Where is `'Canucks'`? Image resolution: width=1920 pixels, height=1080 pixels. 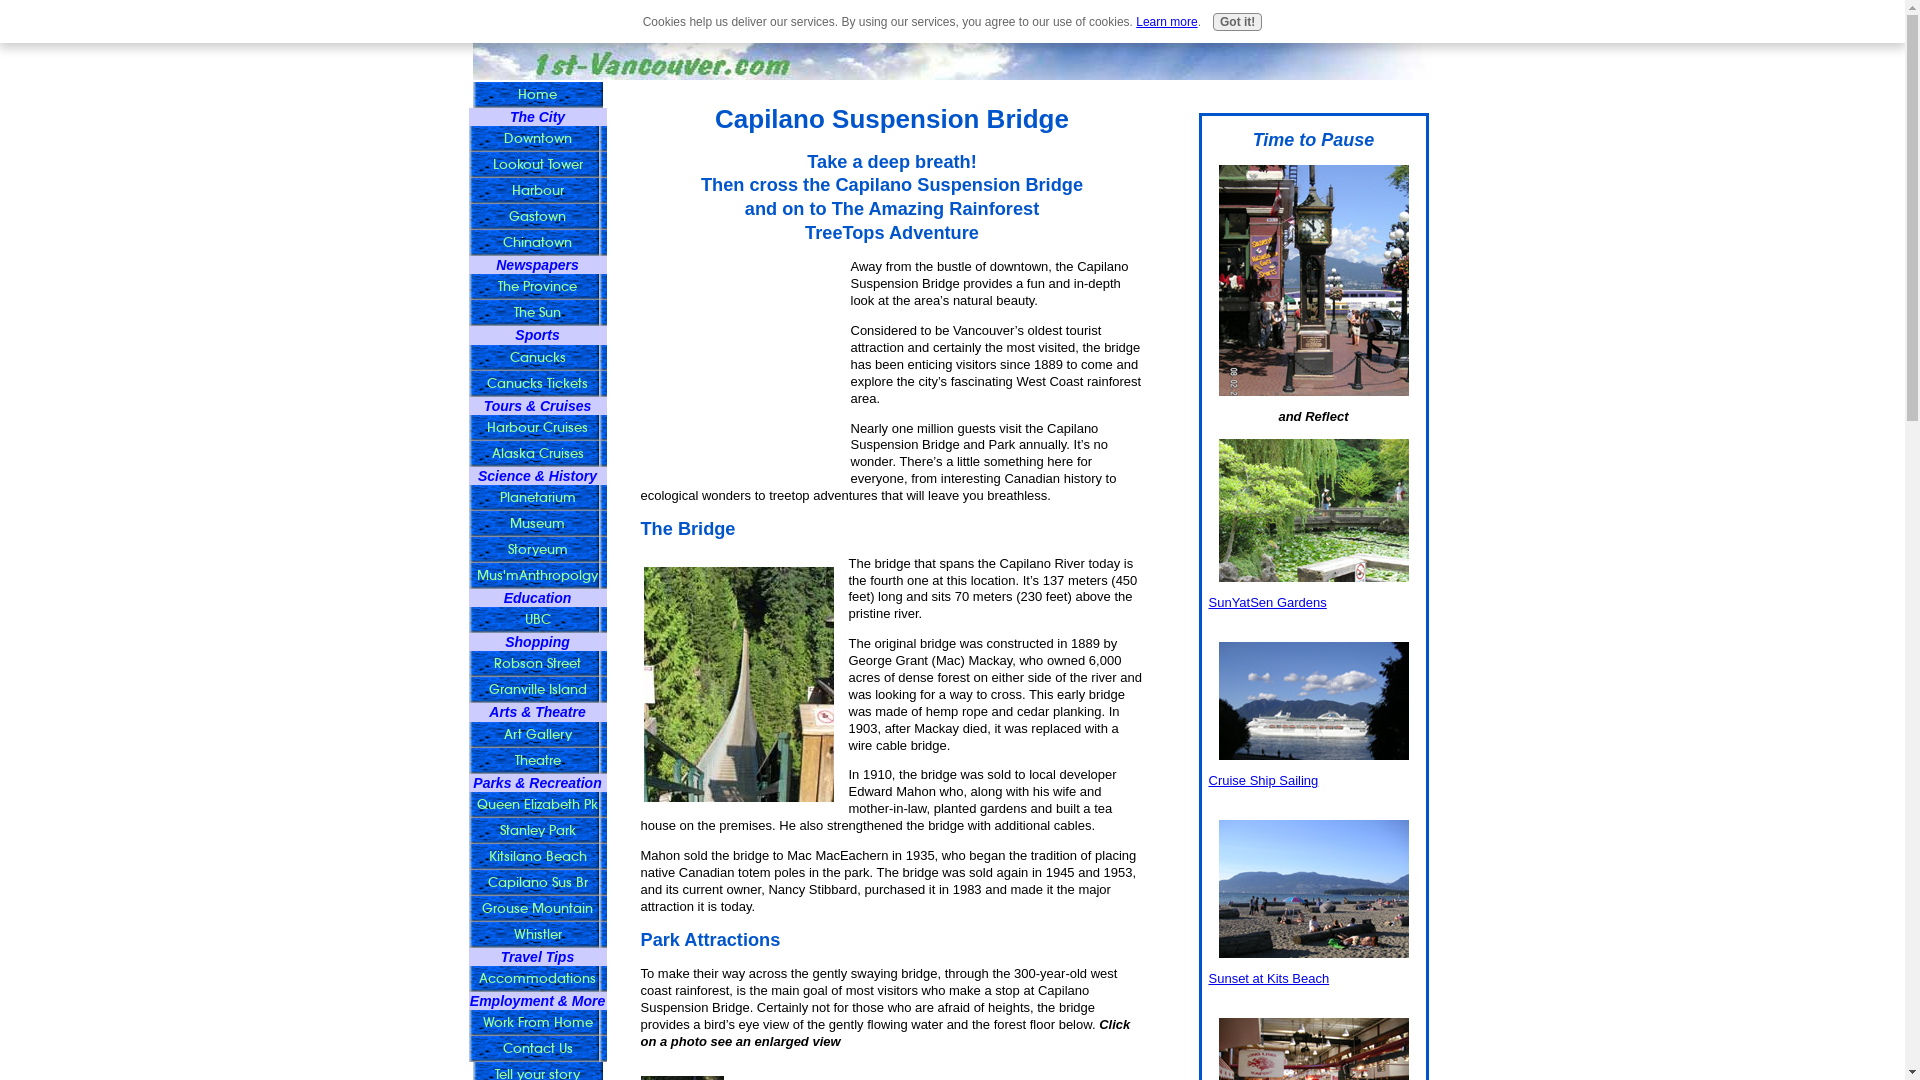
'Canucks' is located at coordinates (537, 357).